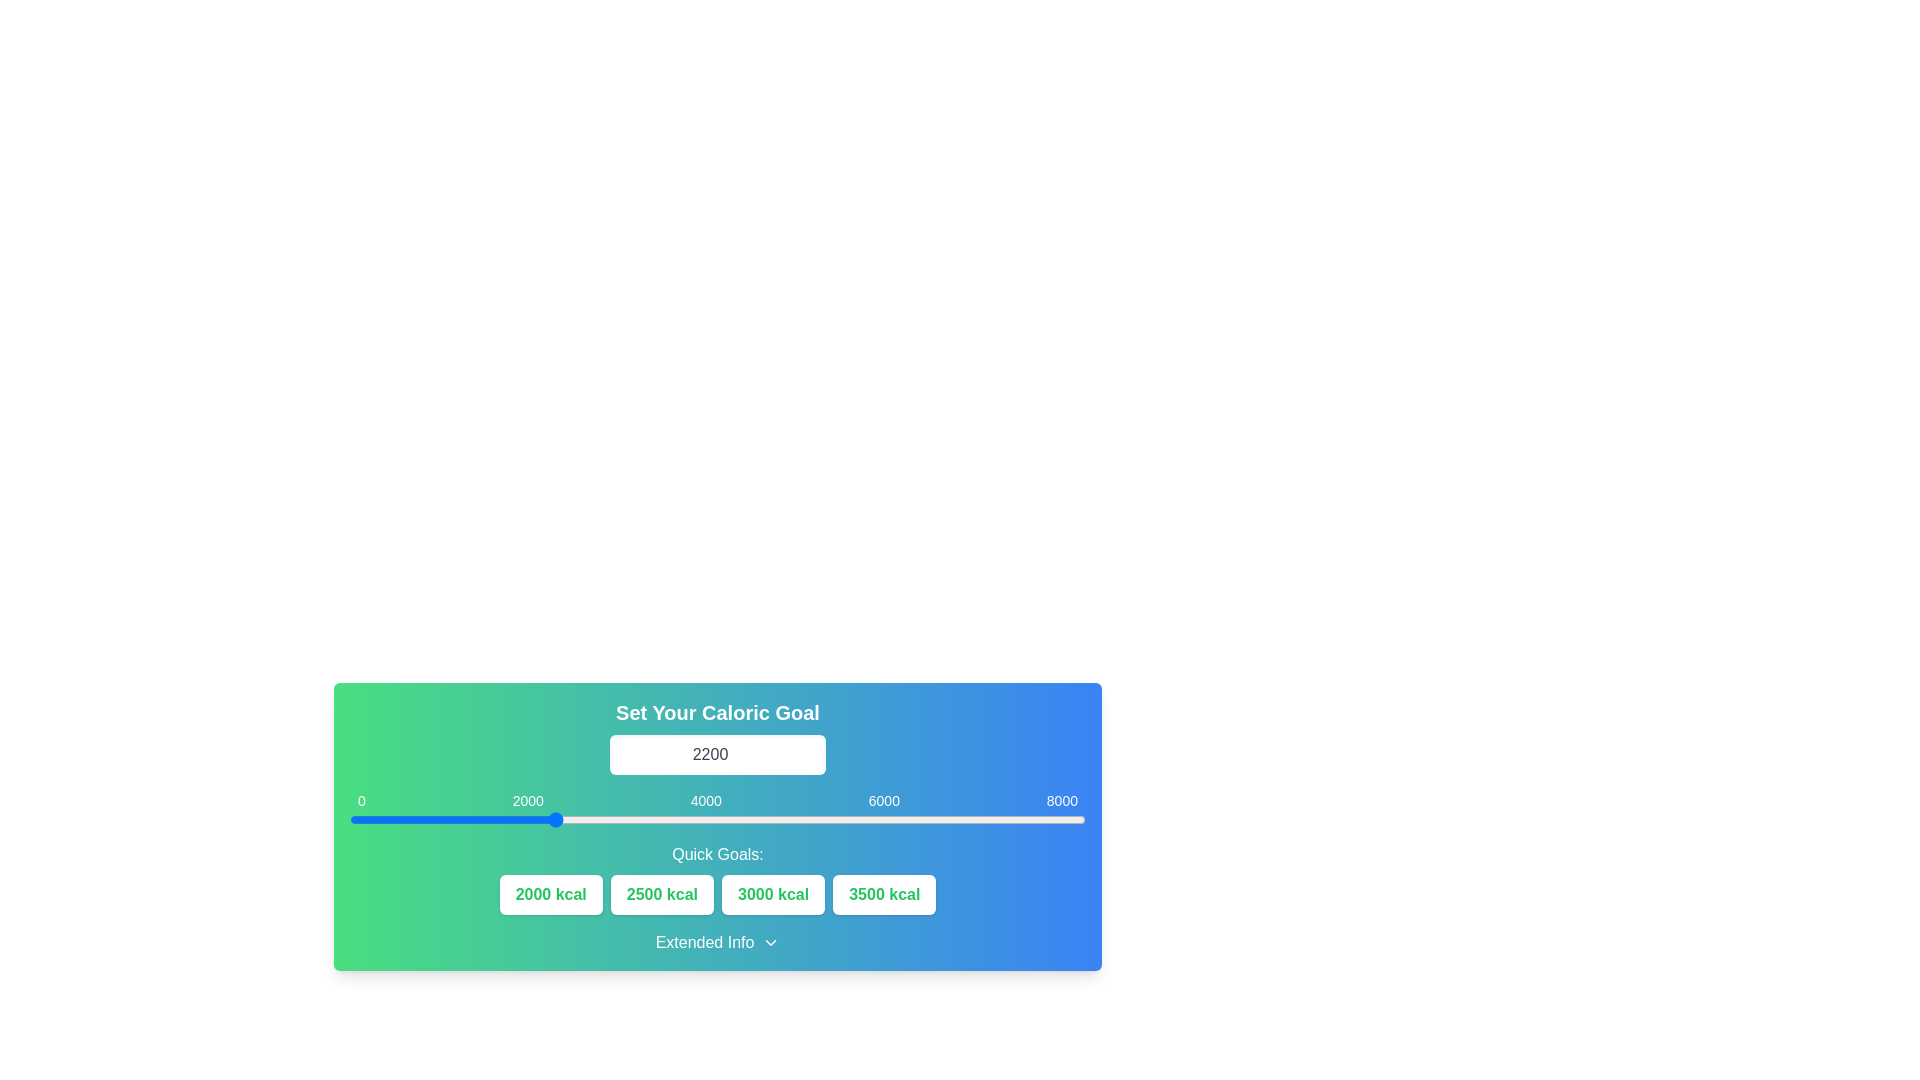  I want to click on the downward-pointing arrow icon, which is styled with thin strokes and rounded edges, located to the immediate right of the 'Extended Info' text label at the bottom of the section, so click(770, 942).